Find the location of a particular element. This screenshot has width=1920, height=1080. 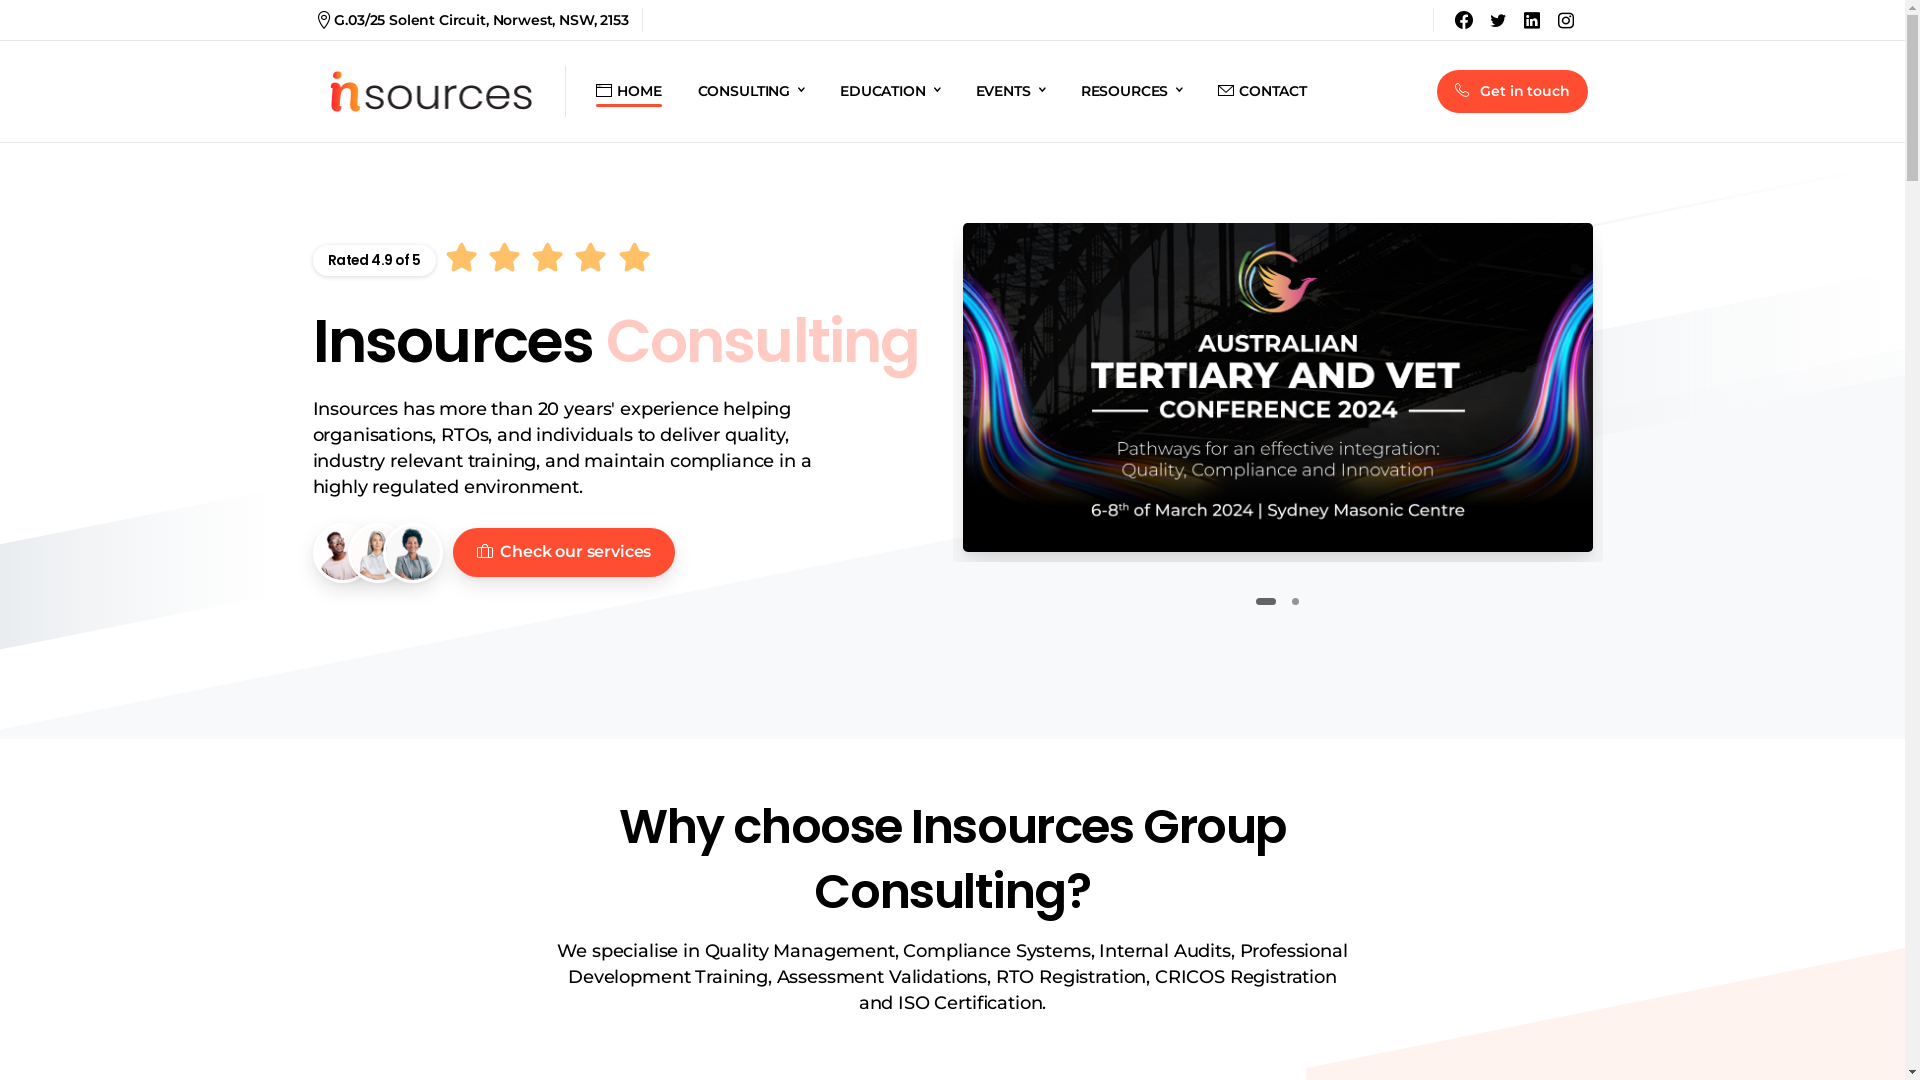

'CONTACT' is located at coordinates (1261, 91).